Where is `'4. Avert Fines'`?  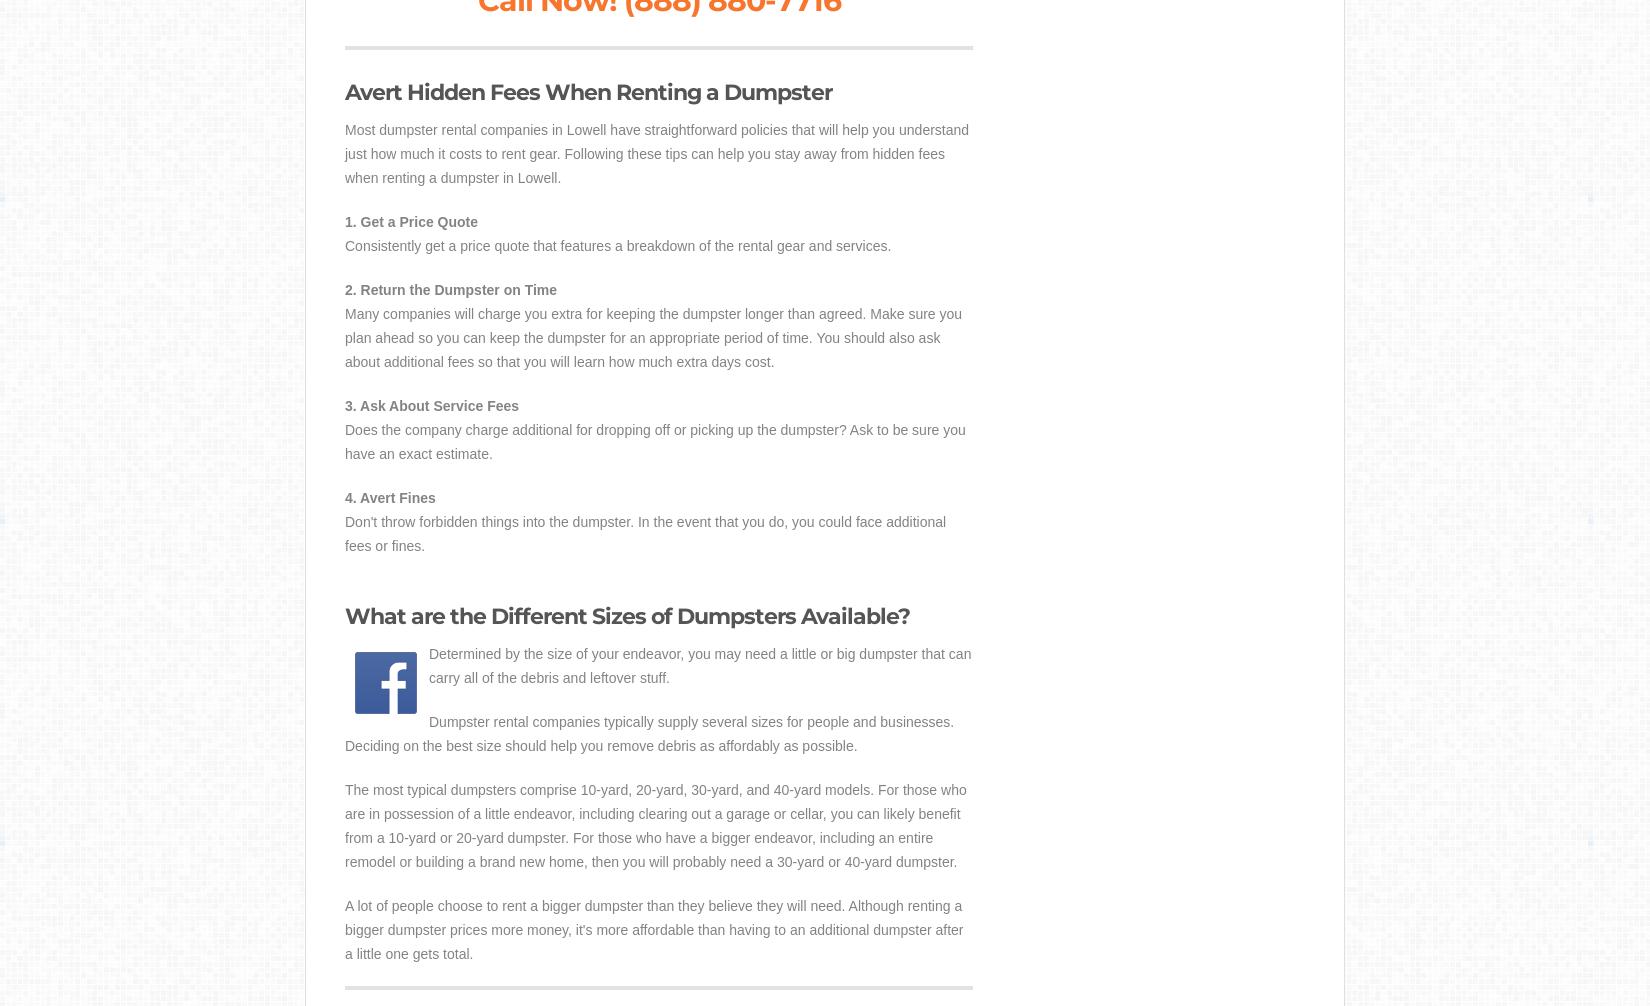
'4. Avert Fines' is located at coordinates (390, 496).